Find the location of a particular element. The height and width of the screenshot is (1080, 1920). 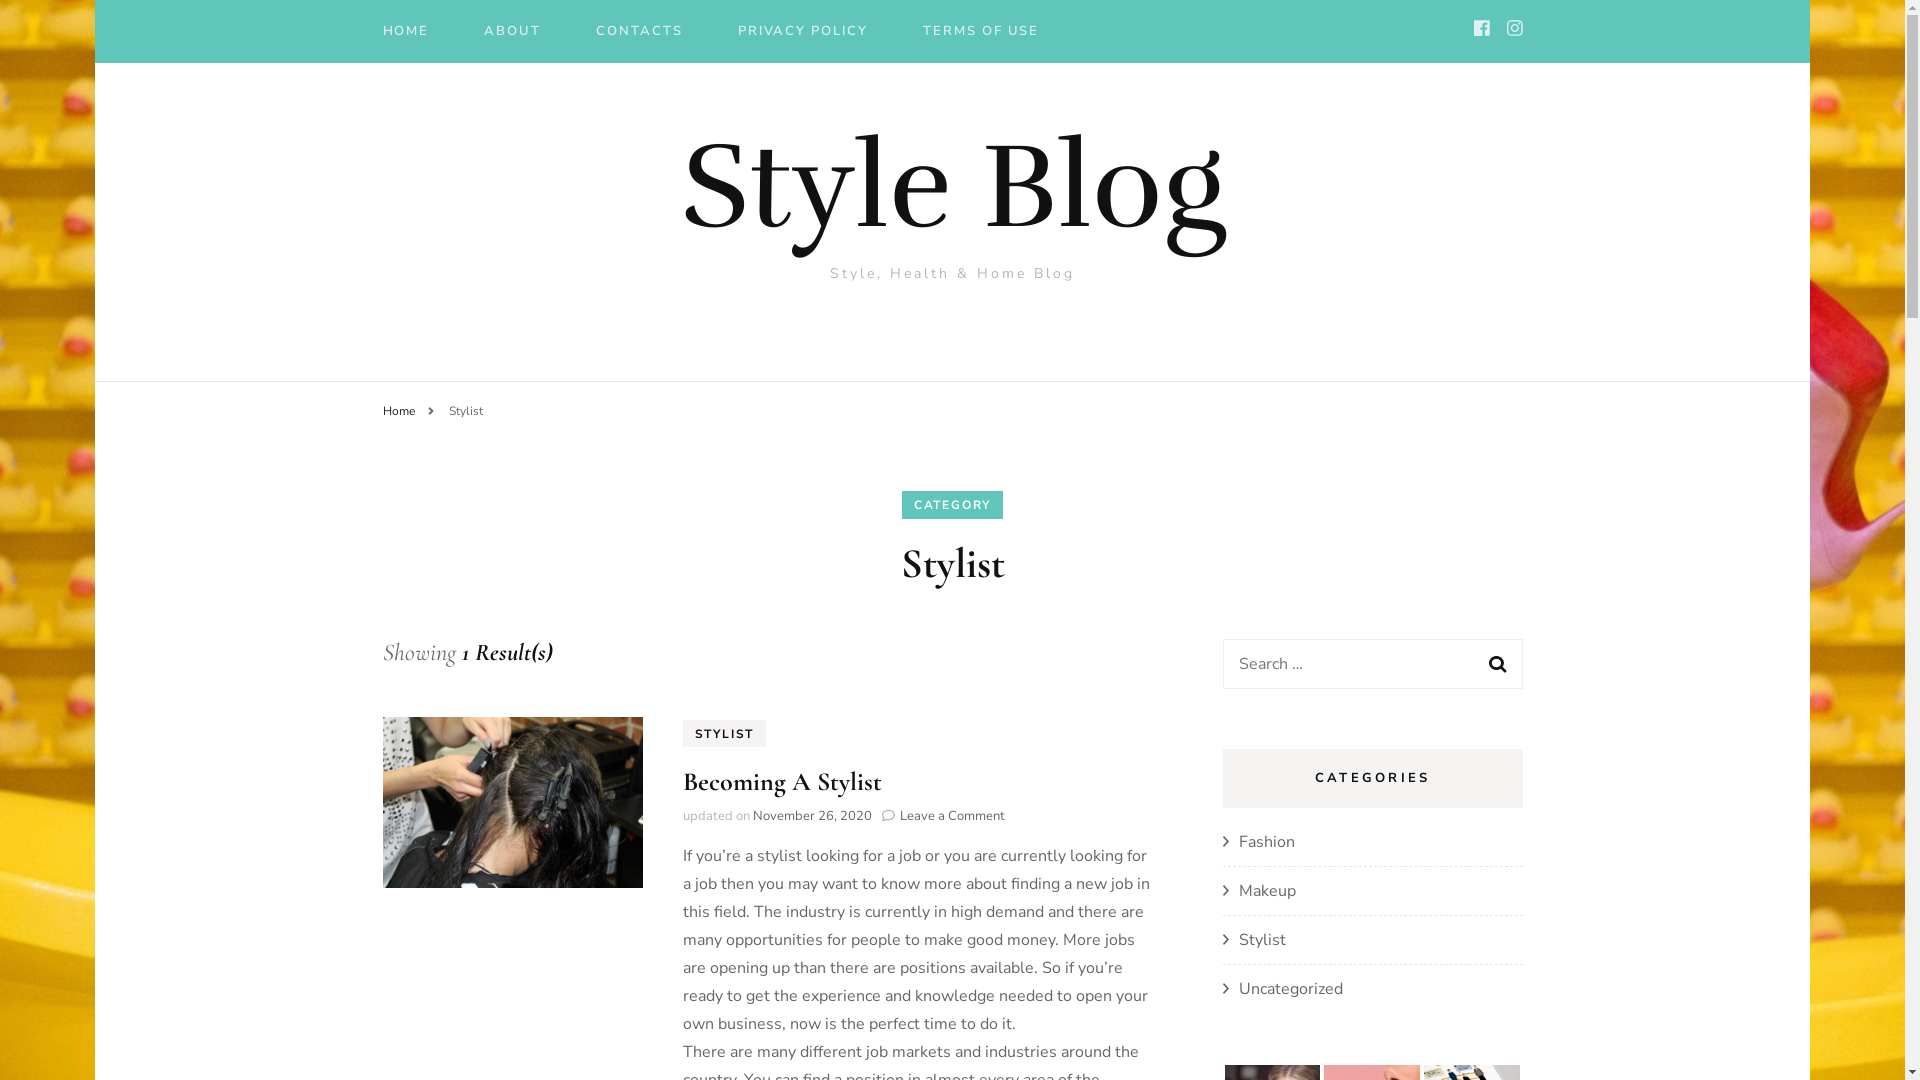

'Style Blog' is located at coordinates (950, 186).